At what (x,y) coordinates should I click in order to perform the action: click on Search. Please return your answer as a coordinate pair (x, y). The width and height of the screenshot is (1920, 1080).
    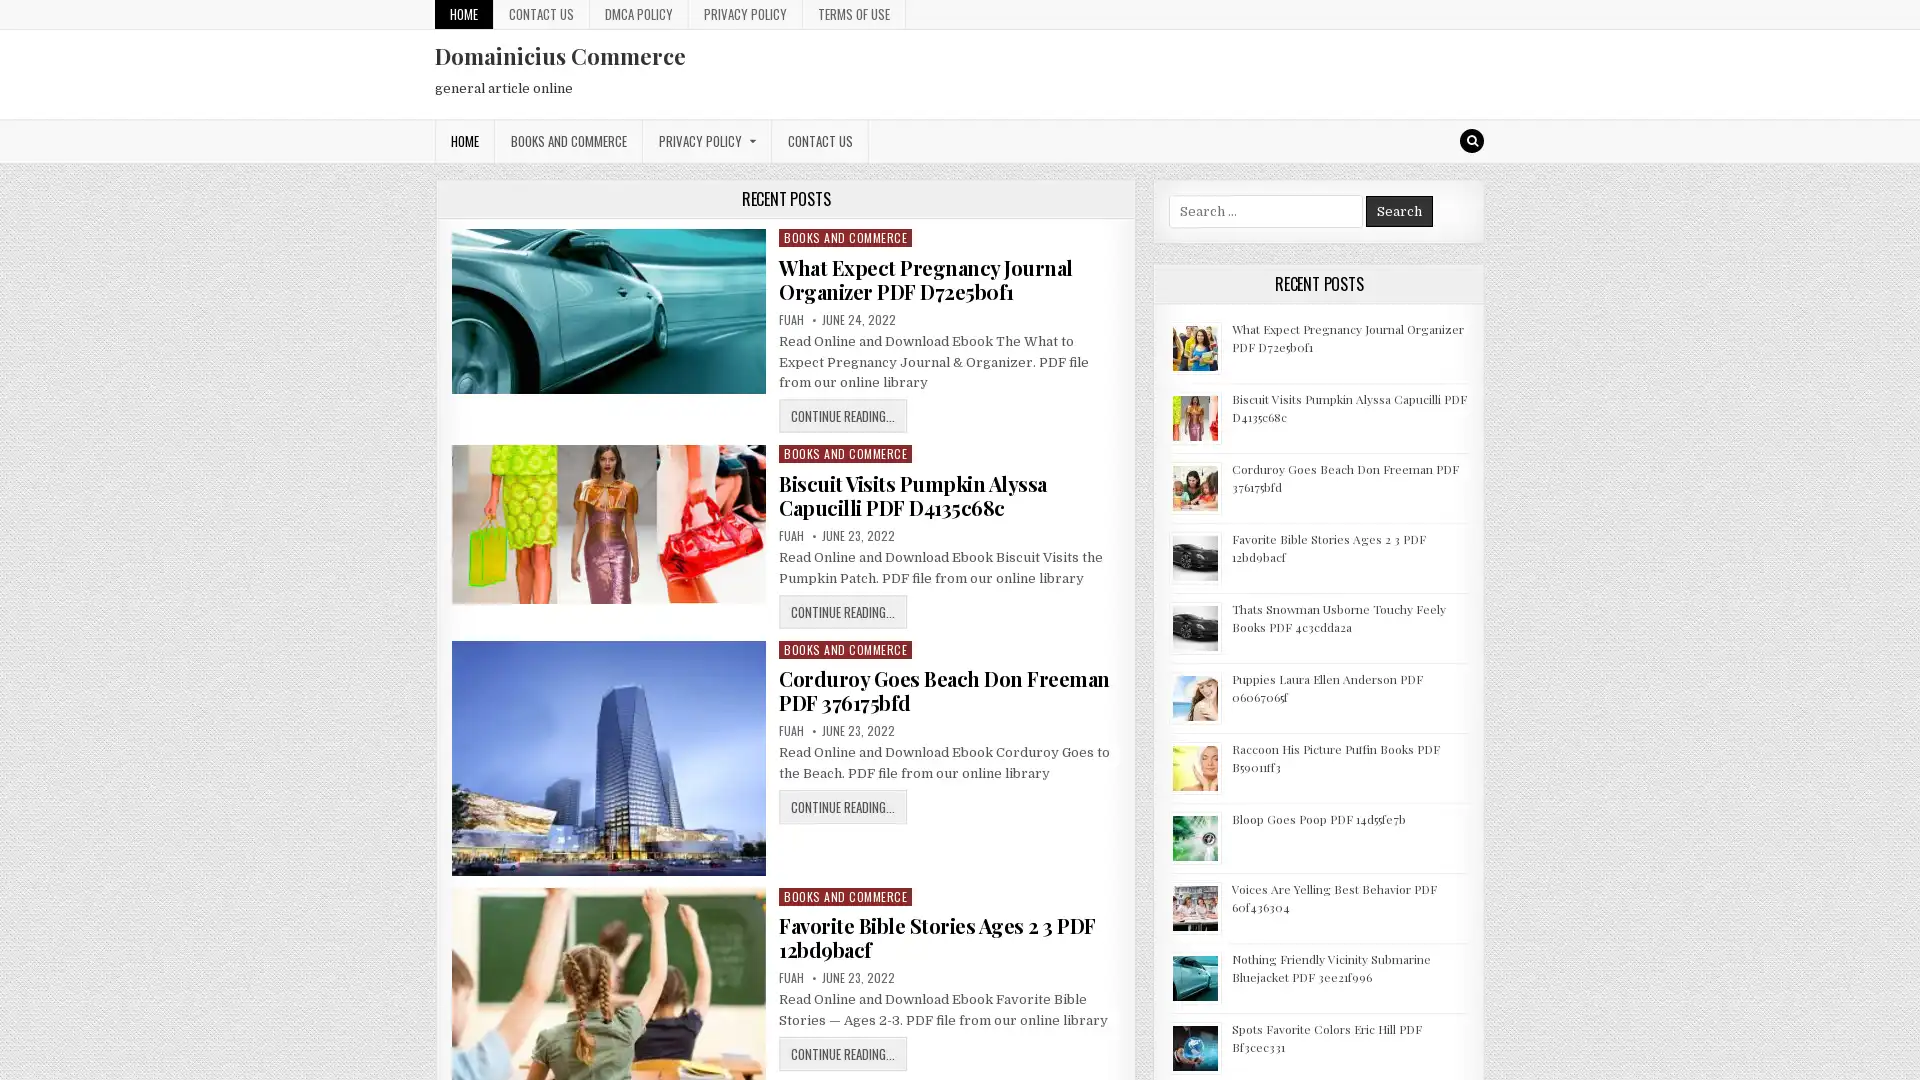
    Looking at the image, I should click on (1398, 211).